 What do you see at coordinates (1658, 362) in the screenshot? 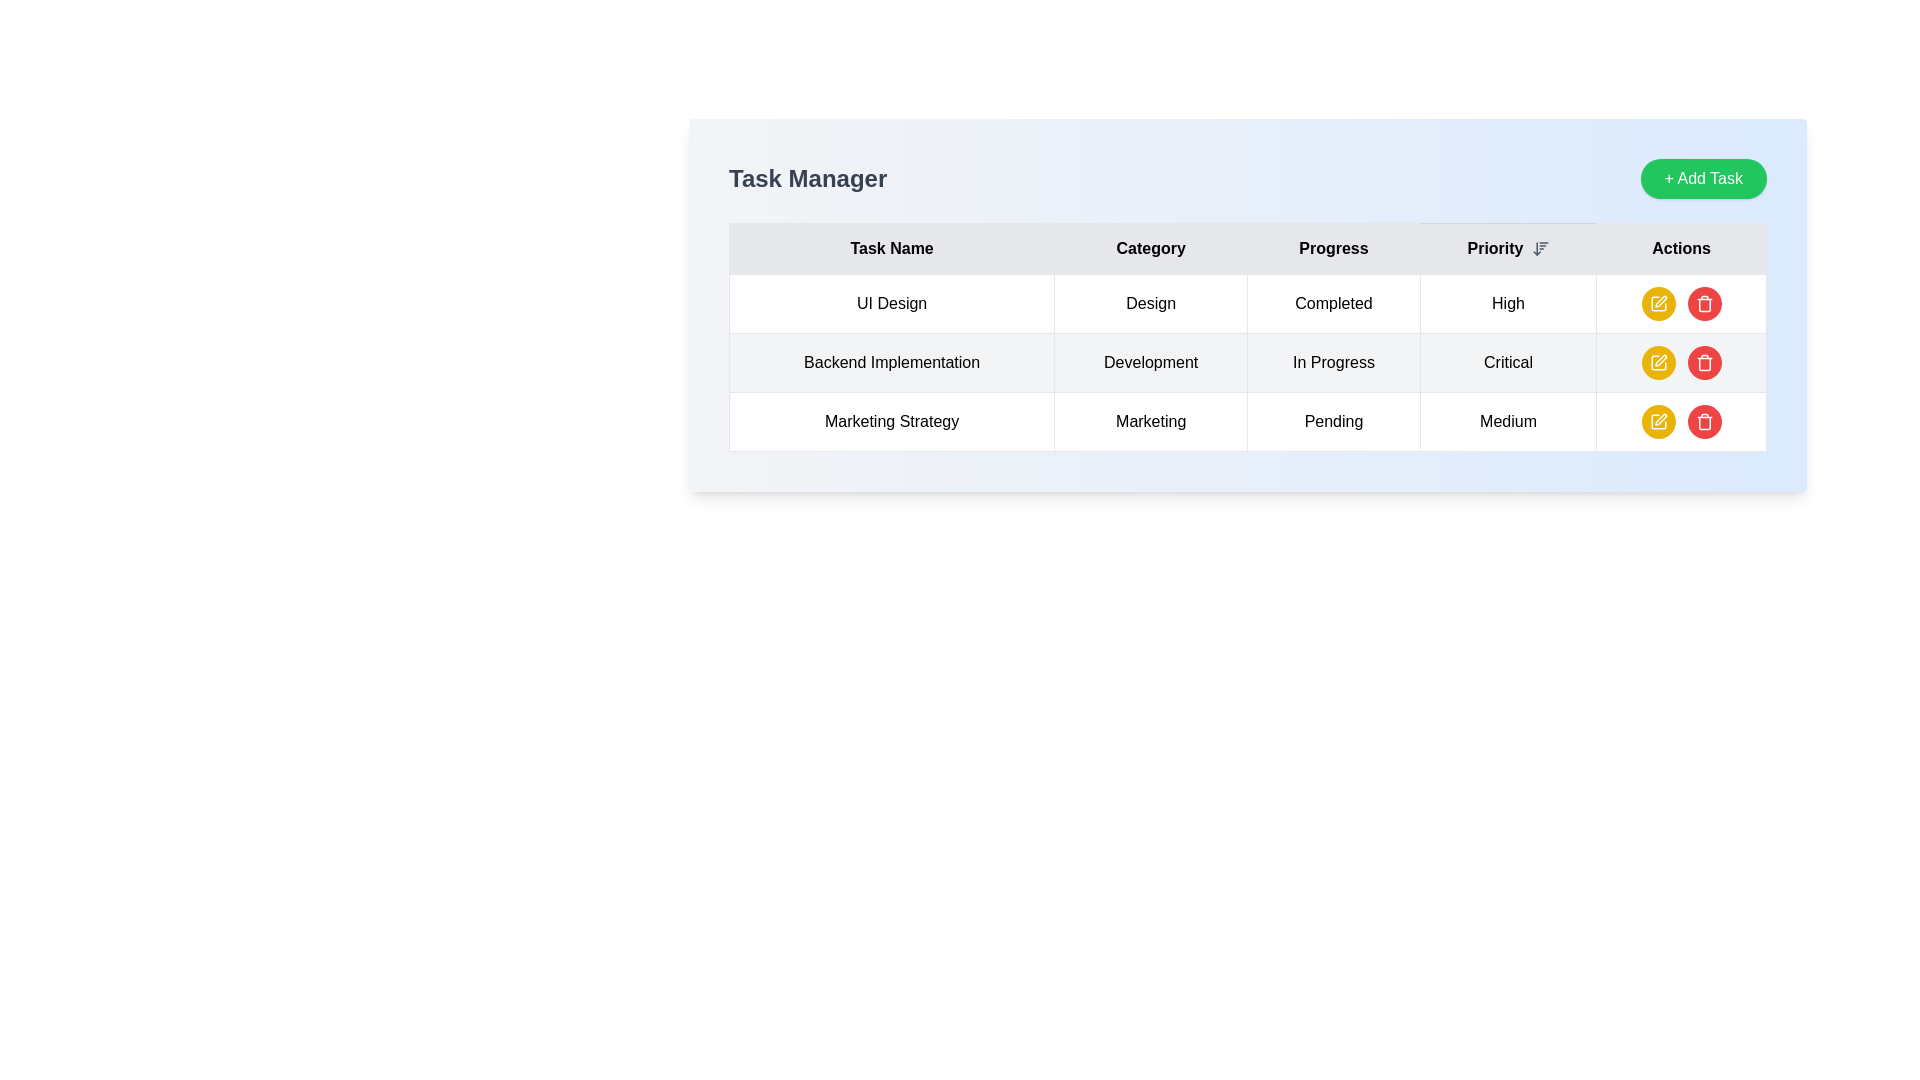
I see `the edit button located in the 'Actions' column of the second row in the table to initiate editing the task details` at bounding box center [1658, 362].